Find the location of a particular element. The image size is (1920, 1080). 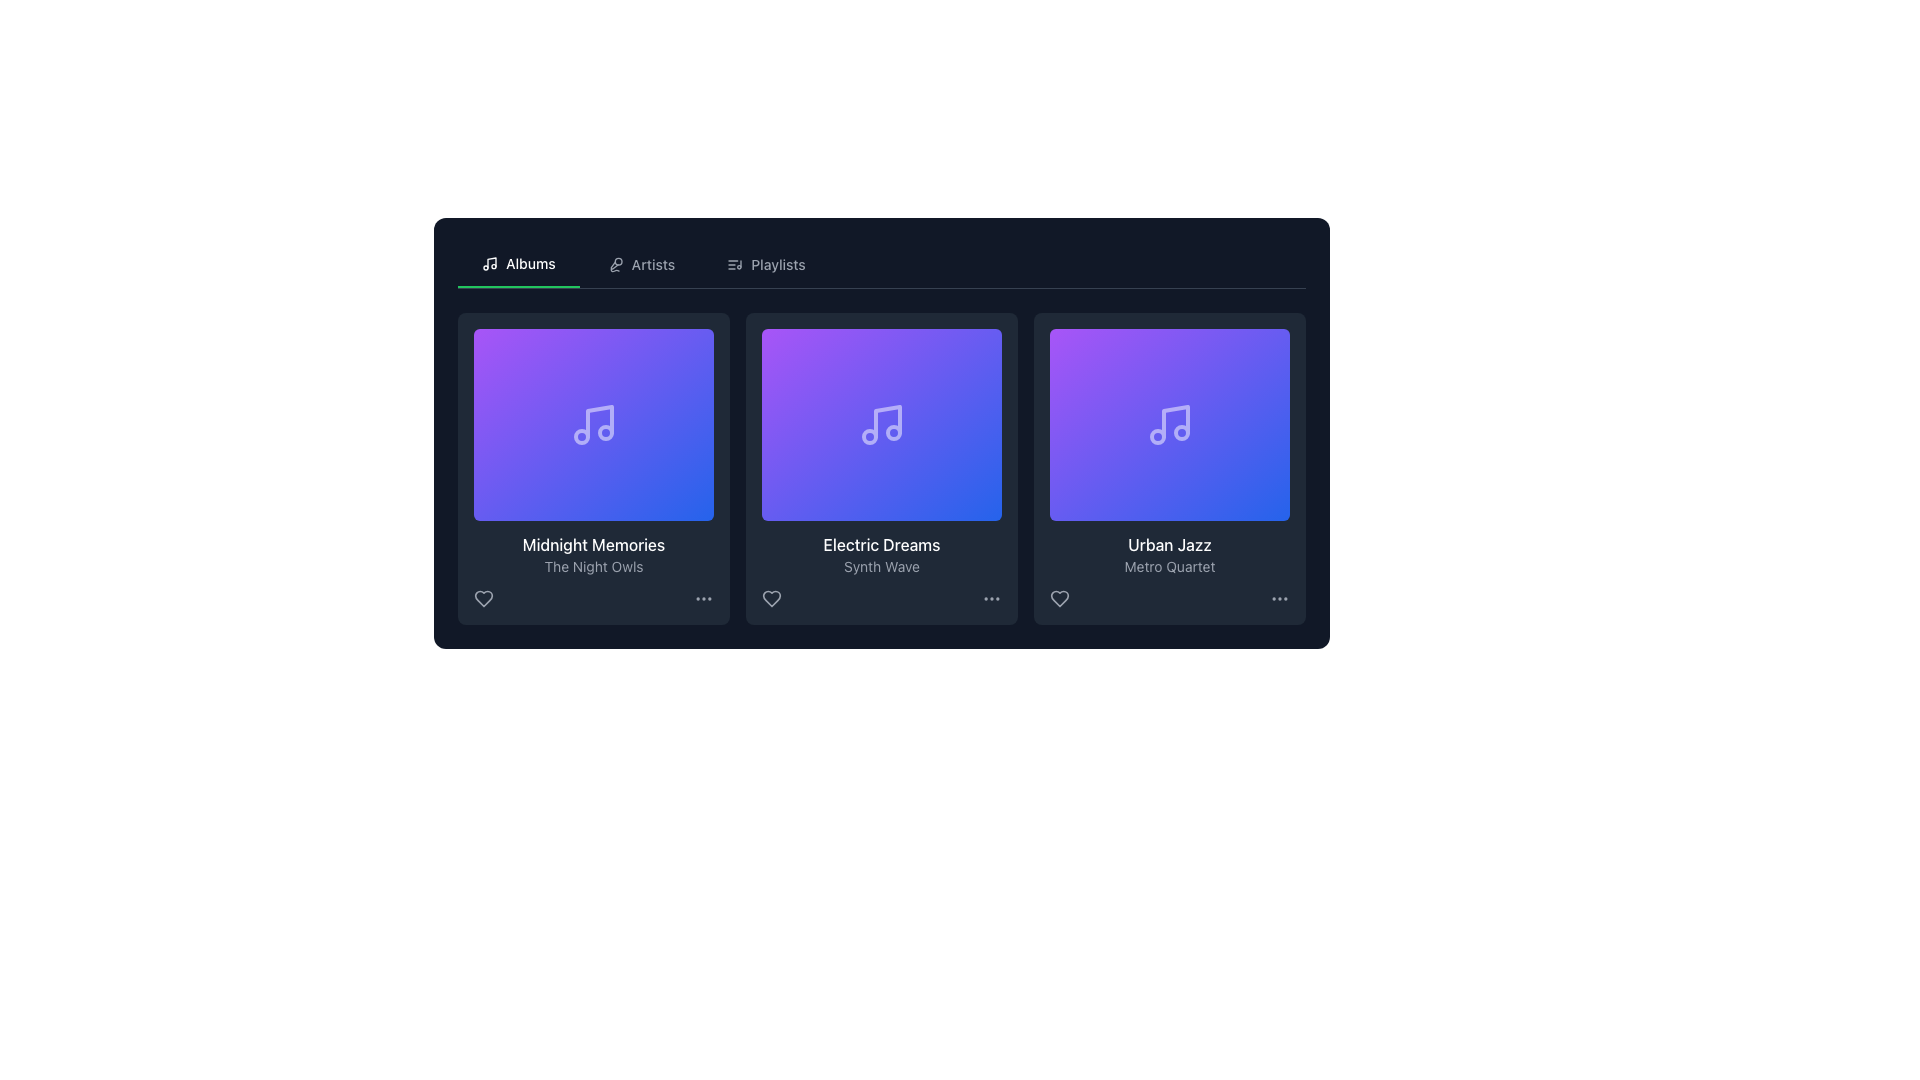

the ellipsis icon button located at the bottom-right of the 'Midnight Memories' card is located at coordinates (704, 597).